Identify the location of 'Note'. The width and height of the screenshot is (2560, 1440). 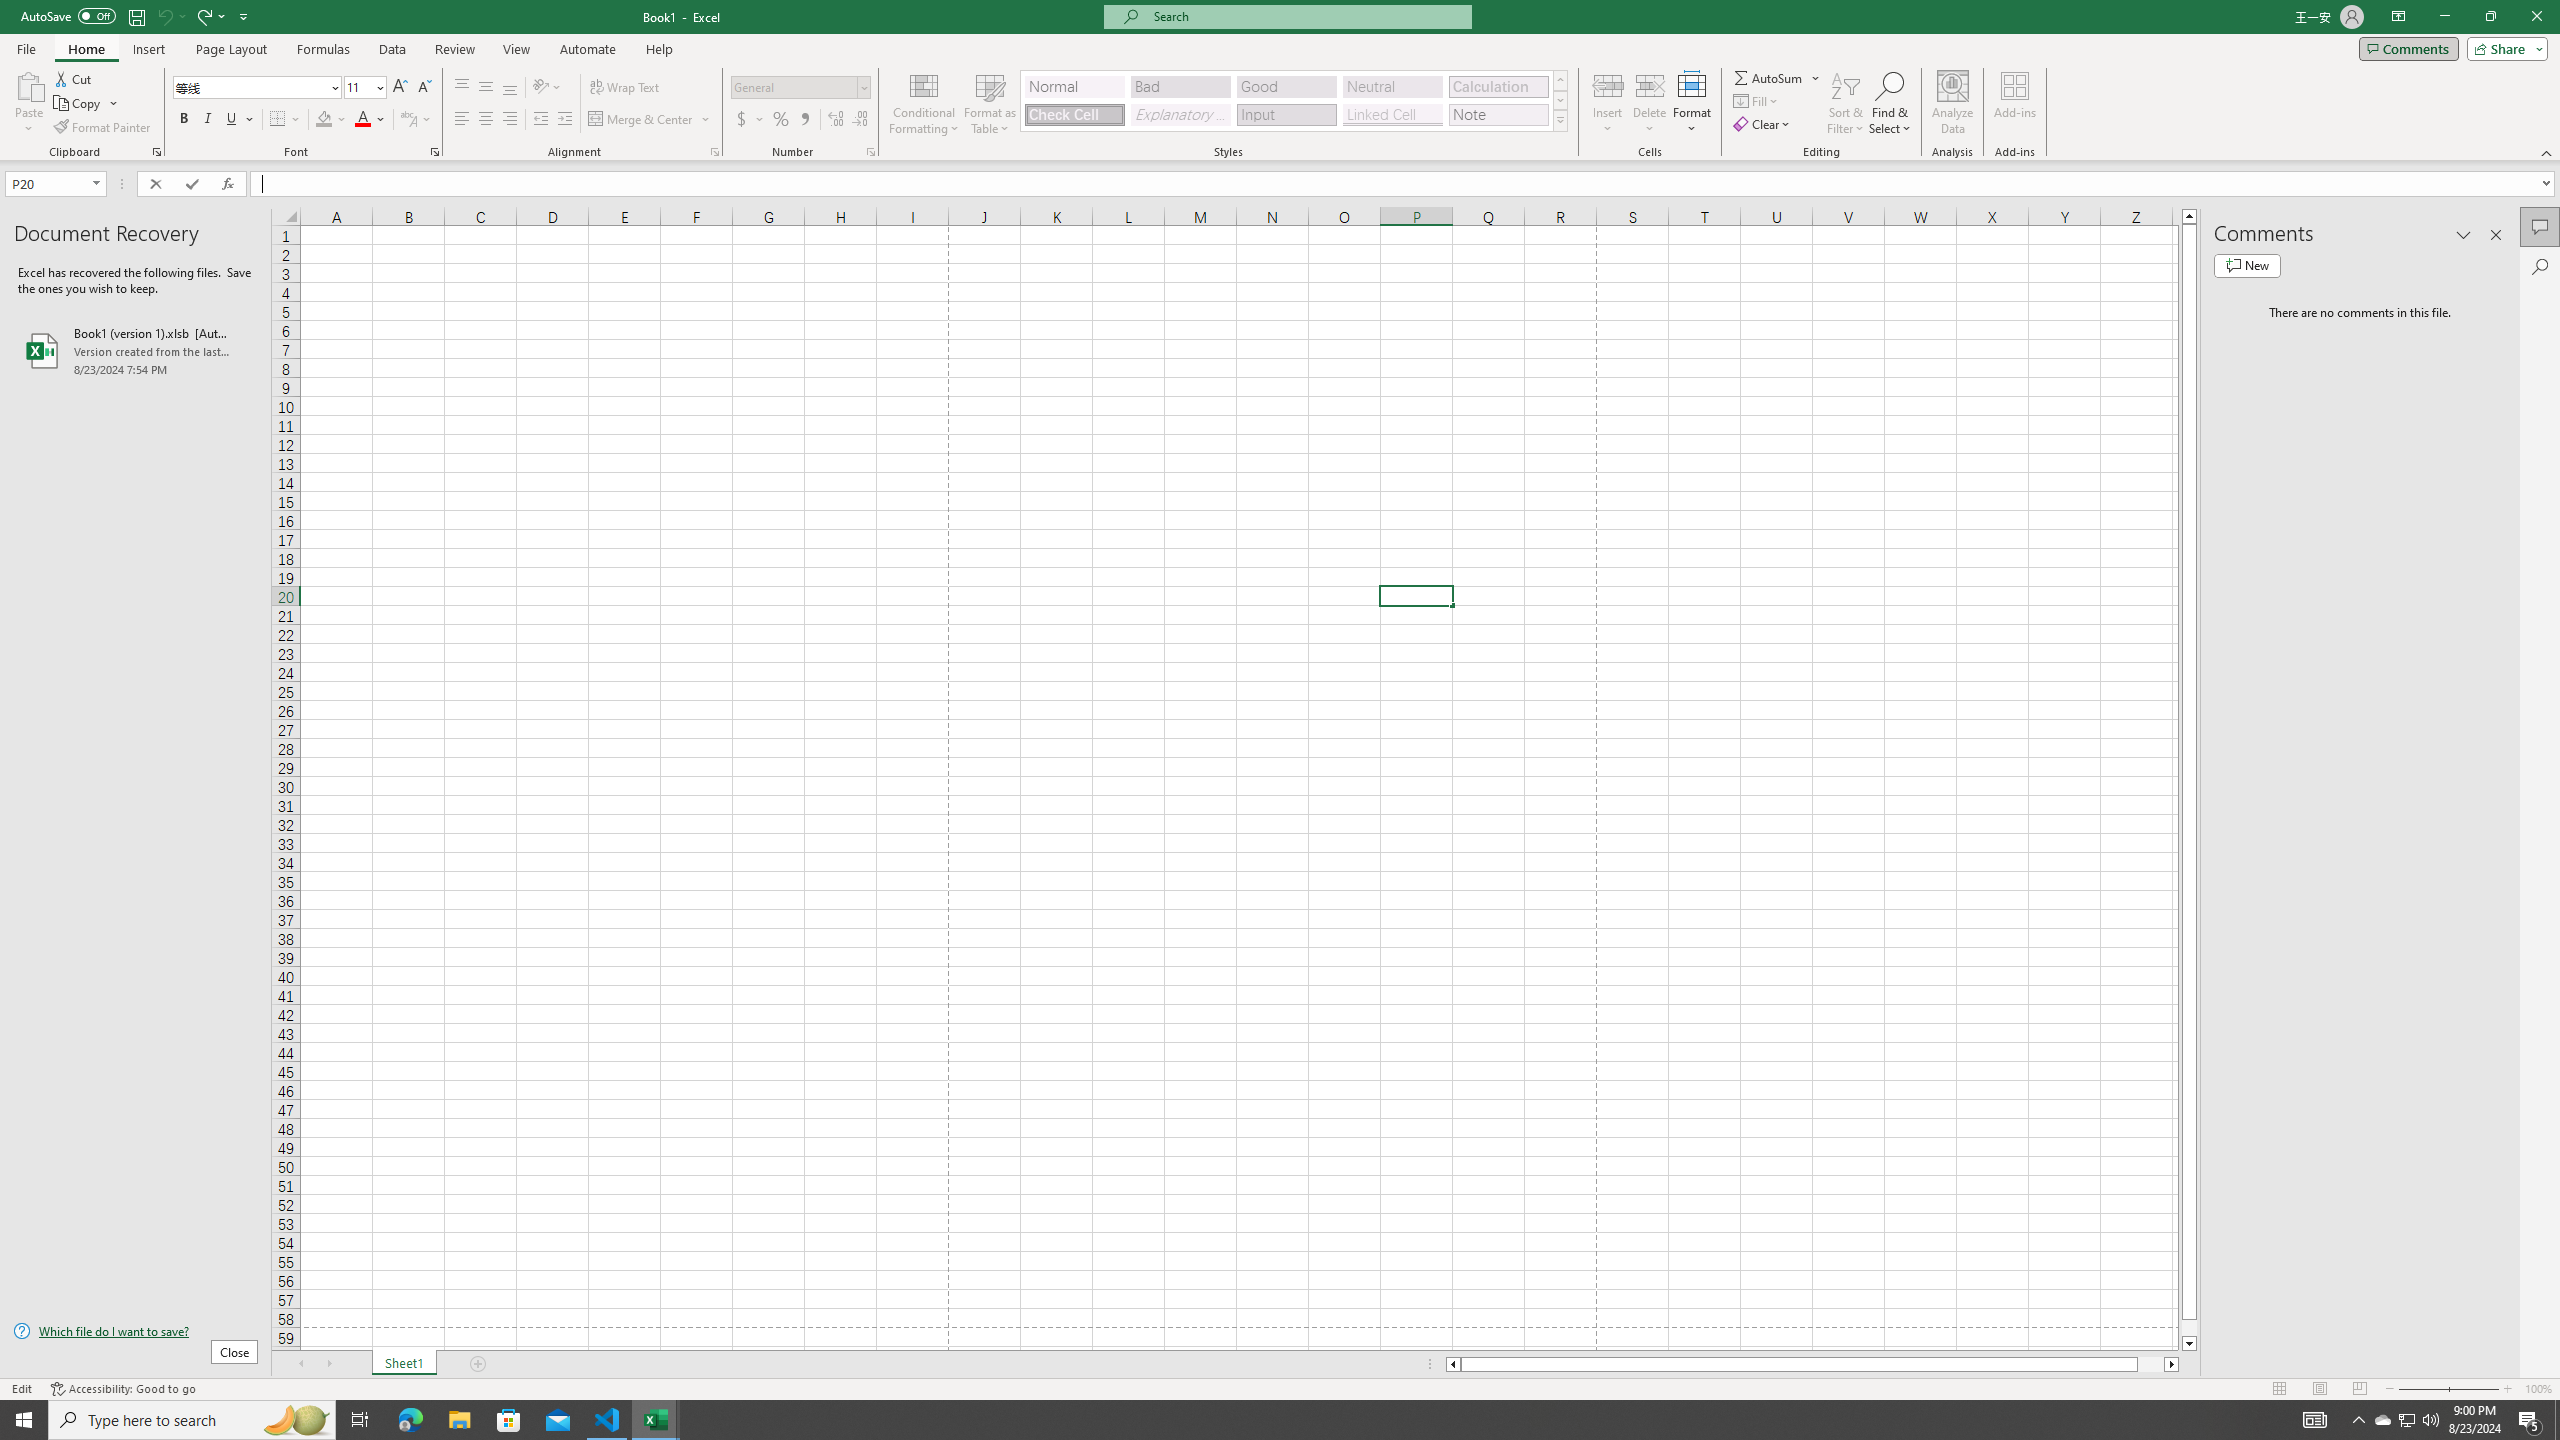
(1497, 114).